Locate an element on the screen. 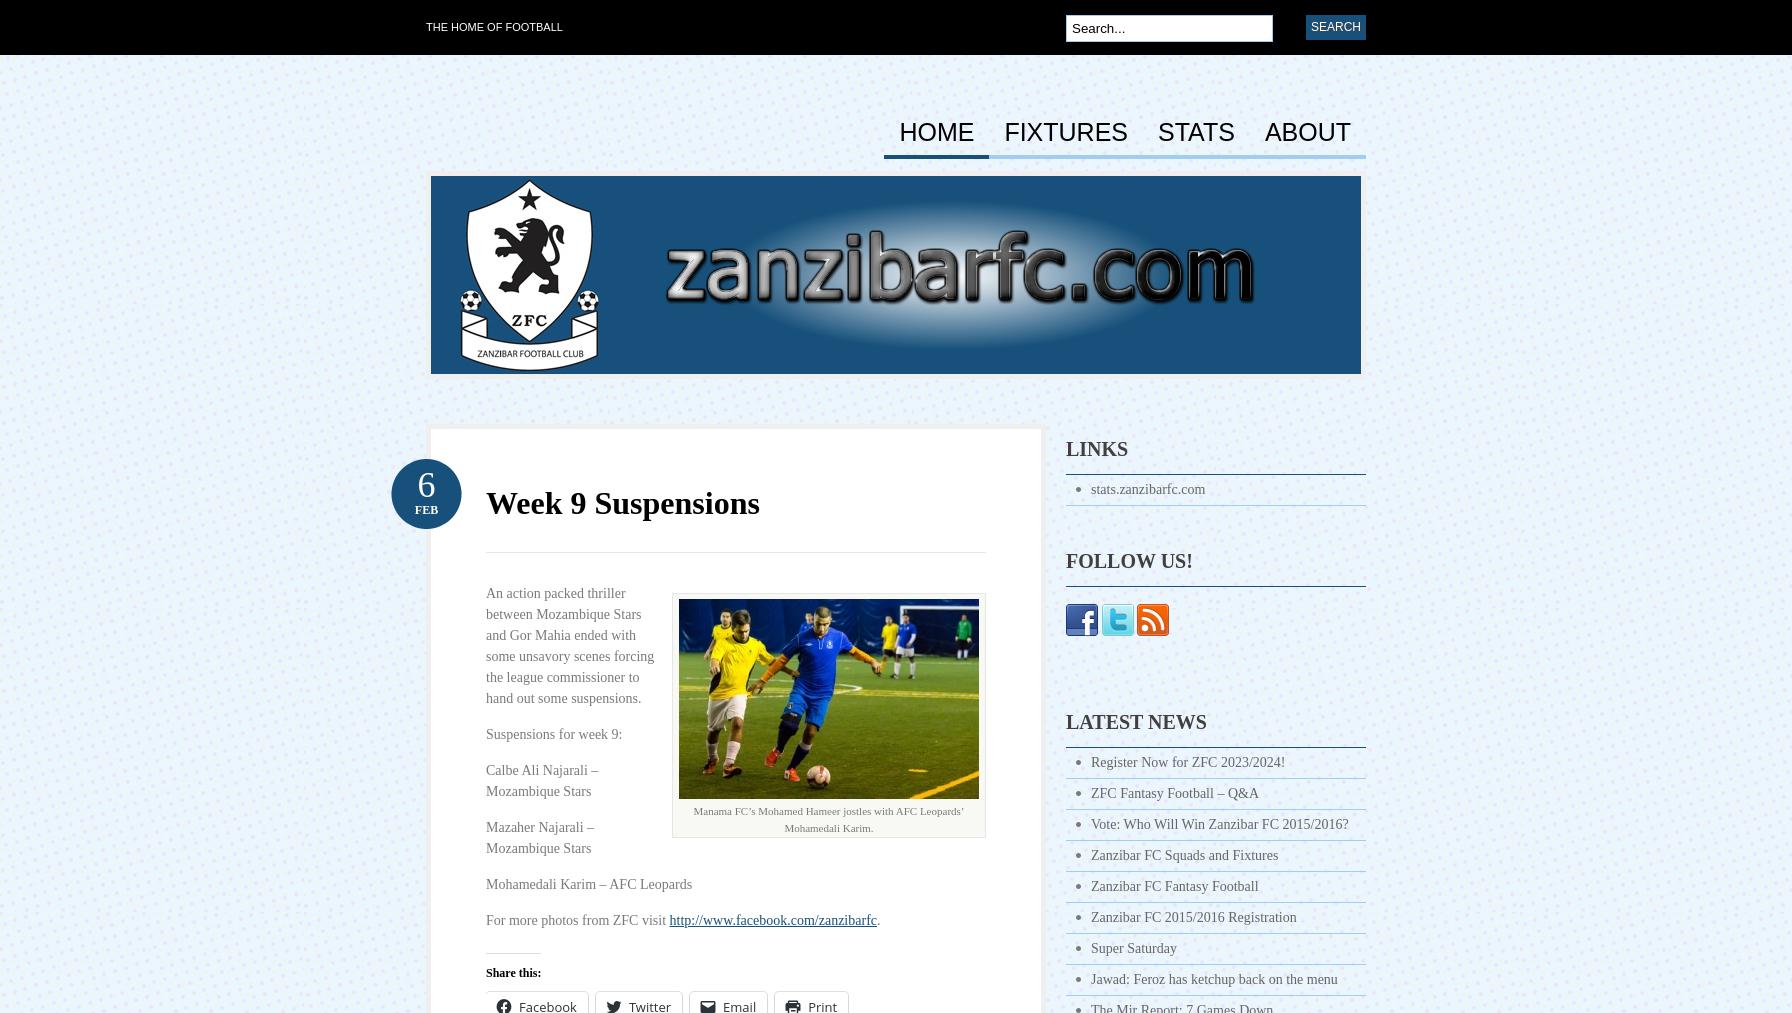  'Zanzibar FC Fantasy Football' is located at coordinates (1174, 885).